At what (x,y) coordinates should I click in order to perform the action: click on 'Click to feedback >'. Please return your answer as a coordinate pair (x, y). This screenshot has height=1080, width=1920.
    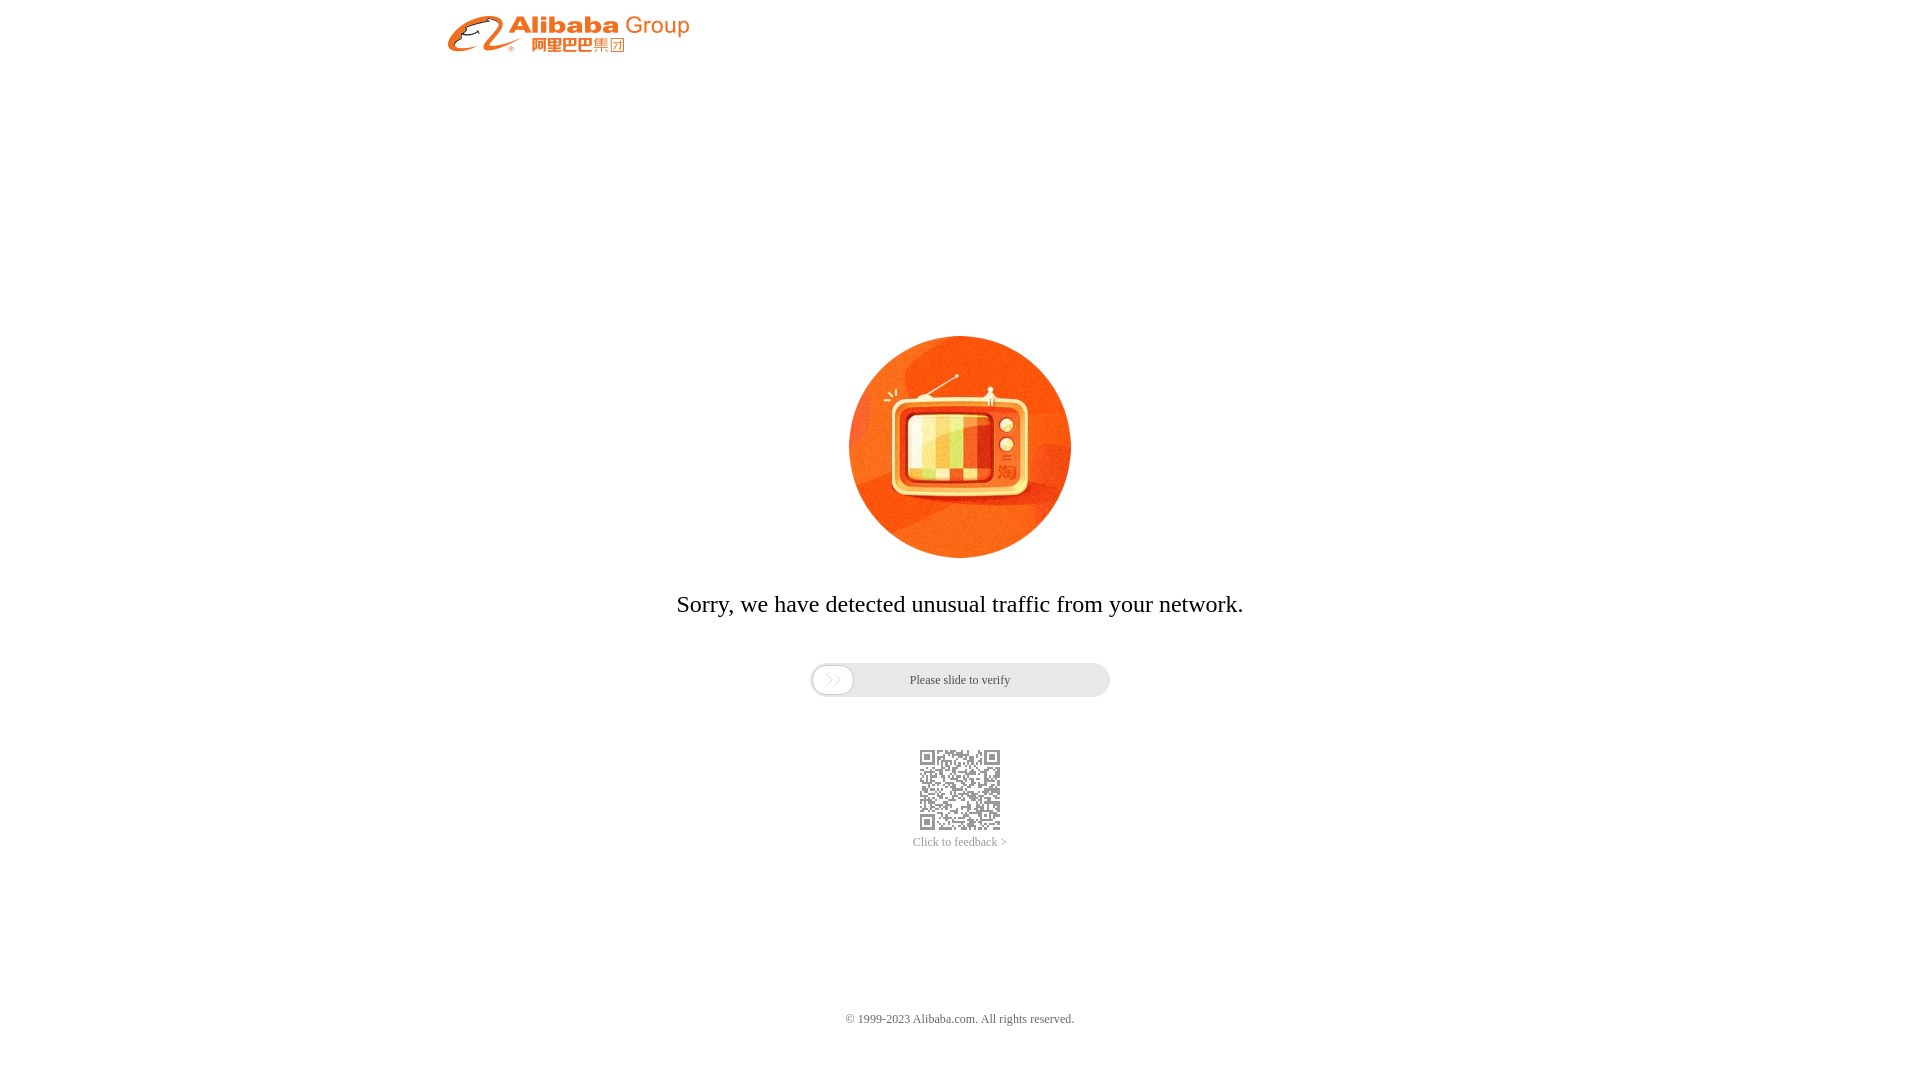
    Looking at the image, I should click on (960, 842).